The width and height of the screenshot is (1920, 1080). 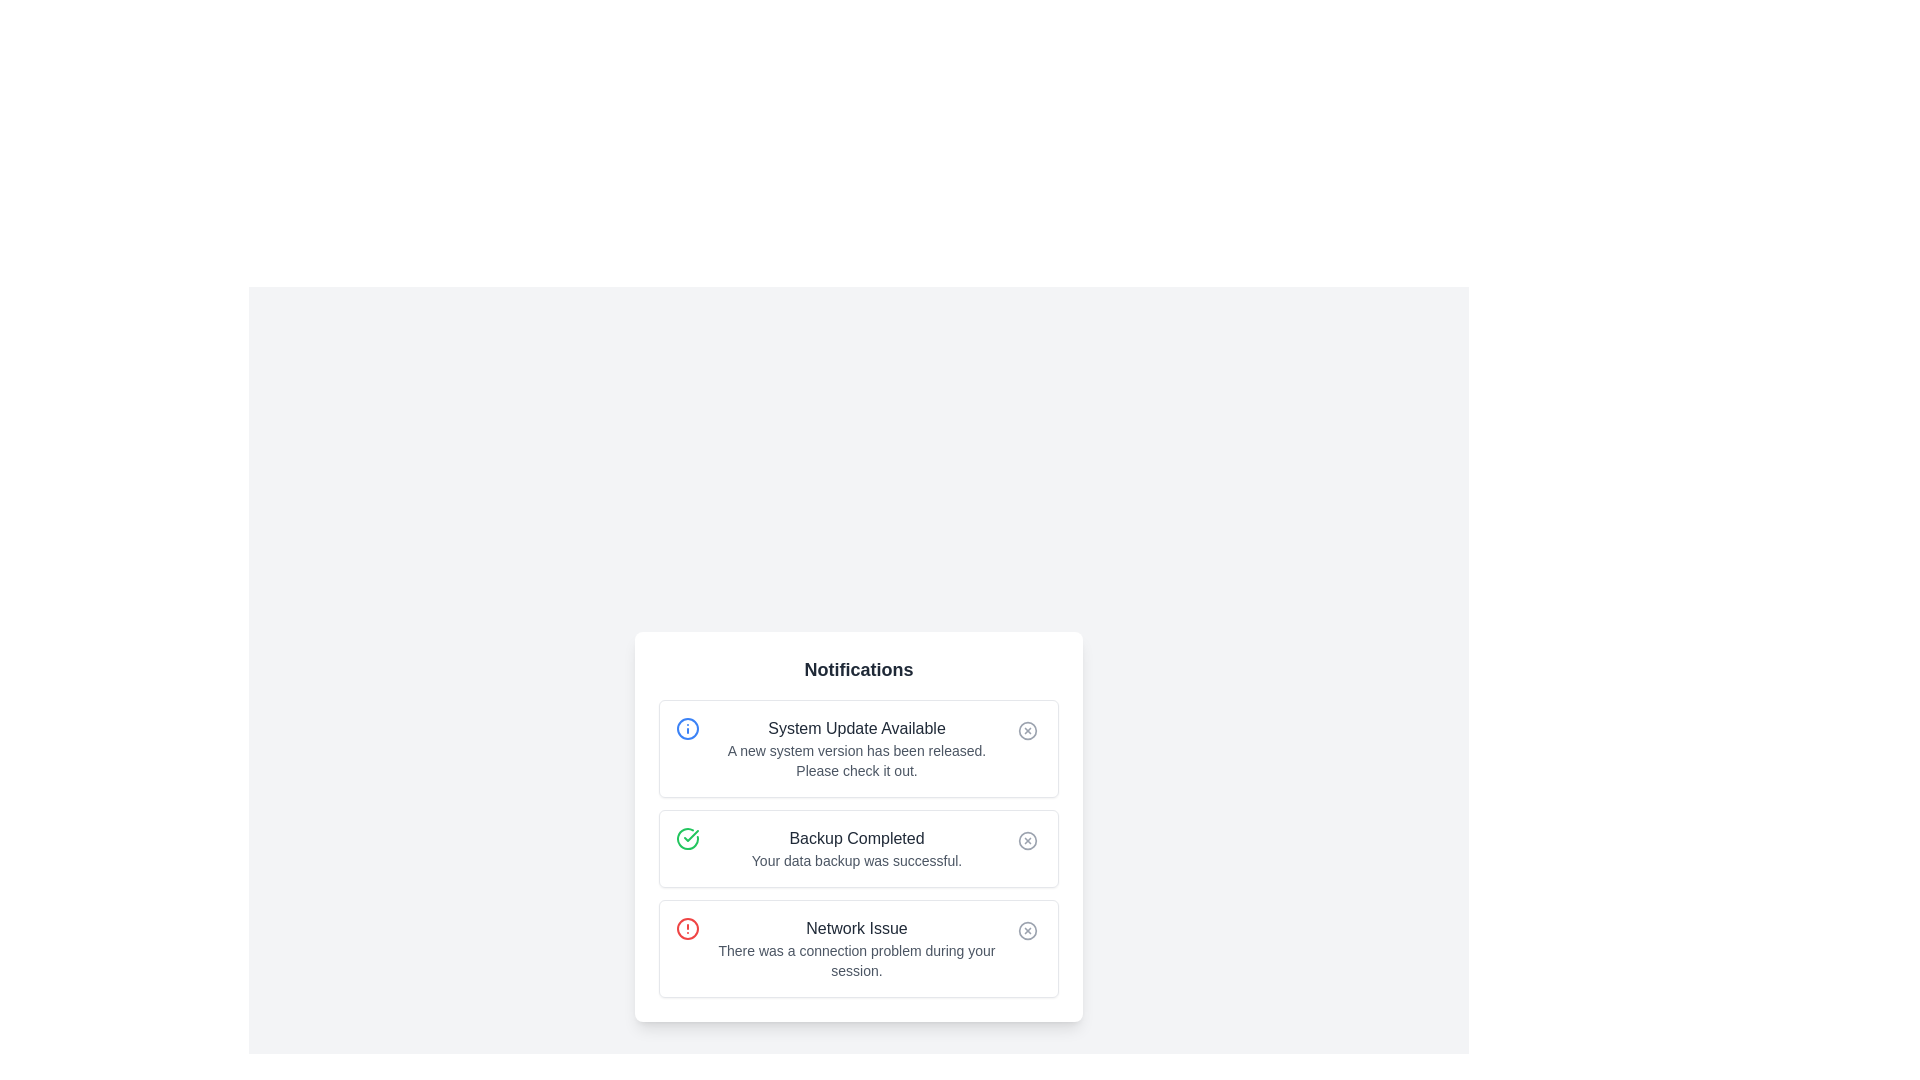 What do you see at coordinates (857, 839) in the screenshot?
I see `the Text Label that summarizes the successful backup event within the notification card` at bounding box center [857, 839].